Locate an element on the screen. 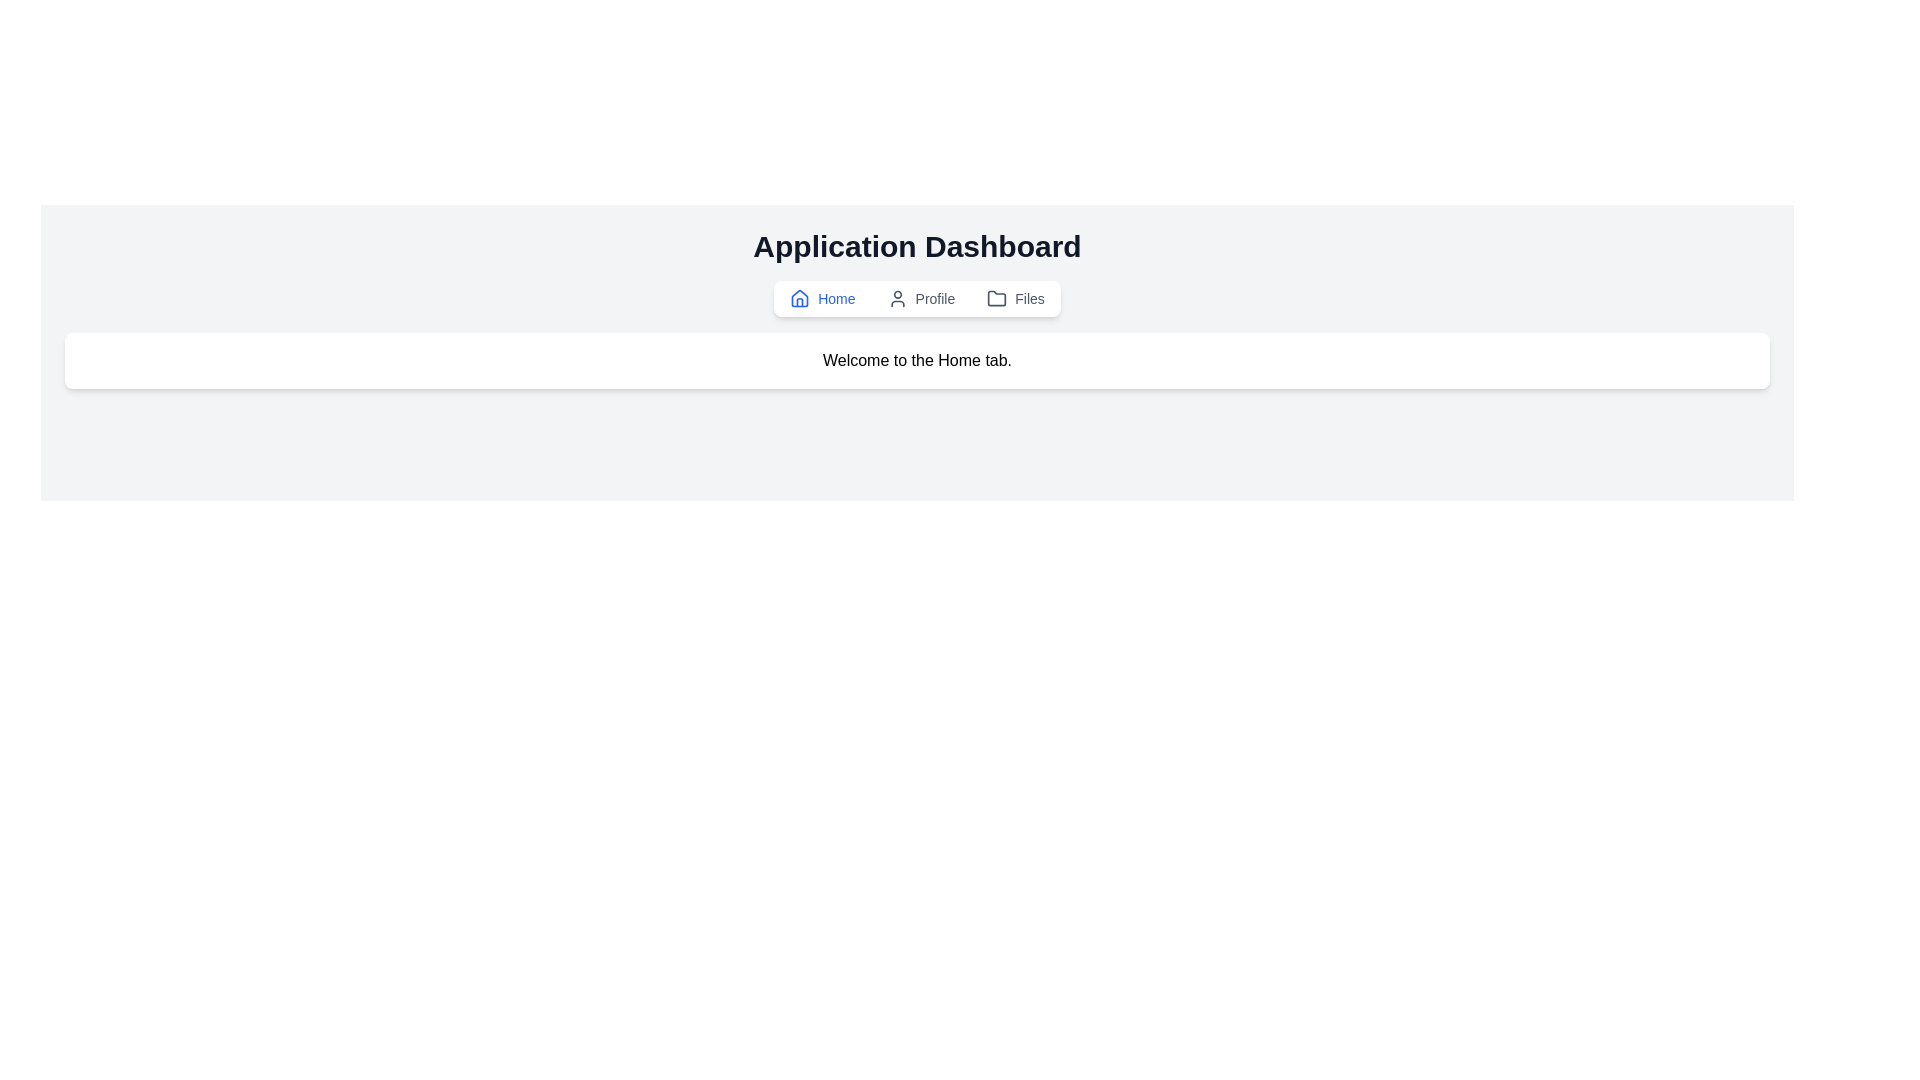  the user's profile icon located in the top central section of the interface, which is part of the navigation button labeled 'Profile' is located at coordinates (896, 299).